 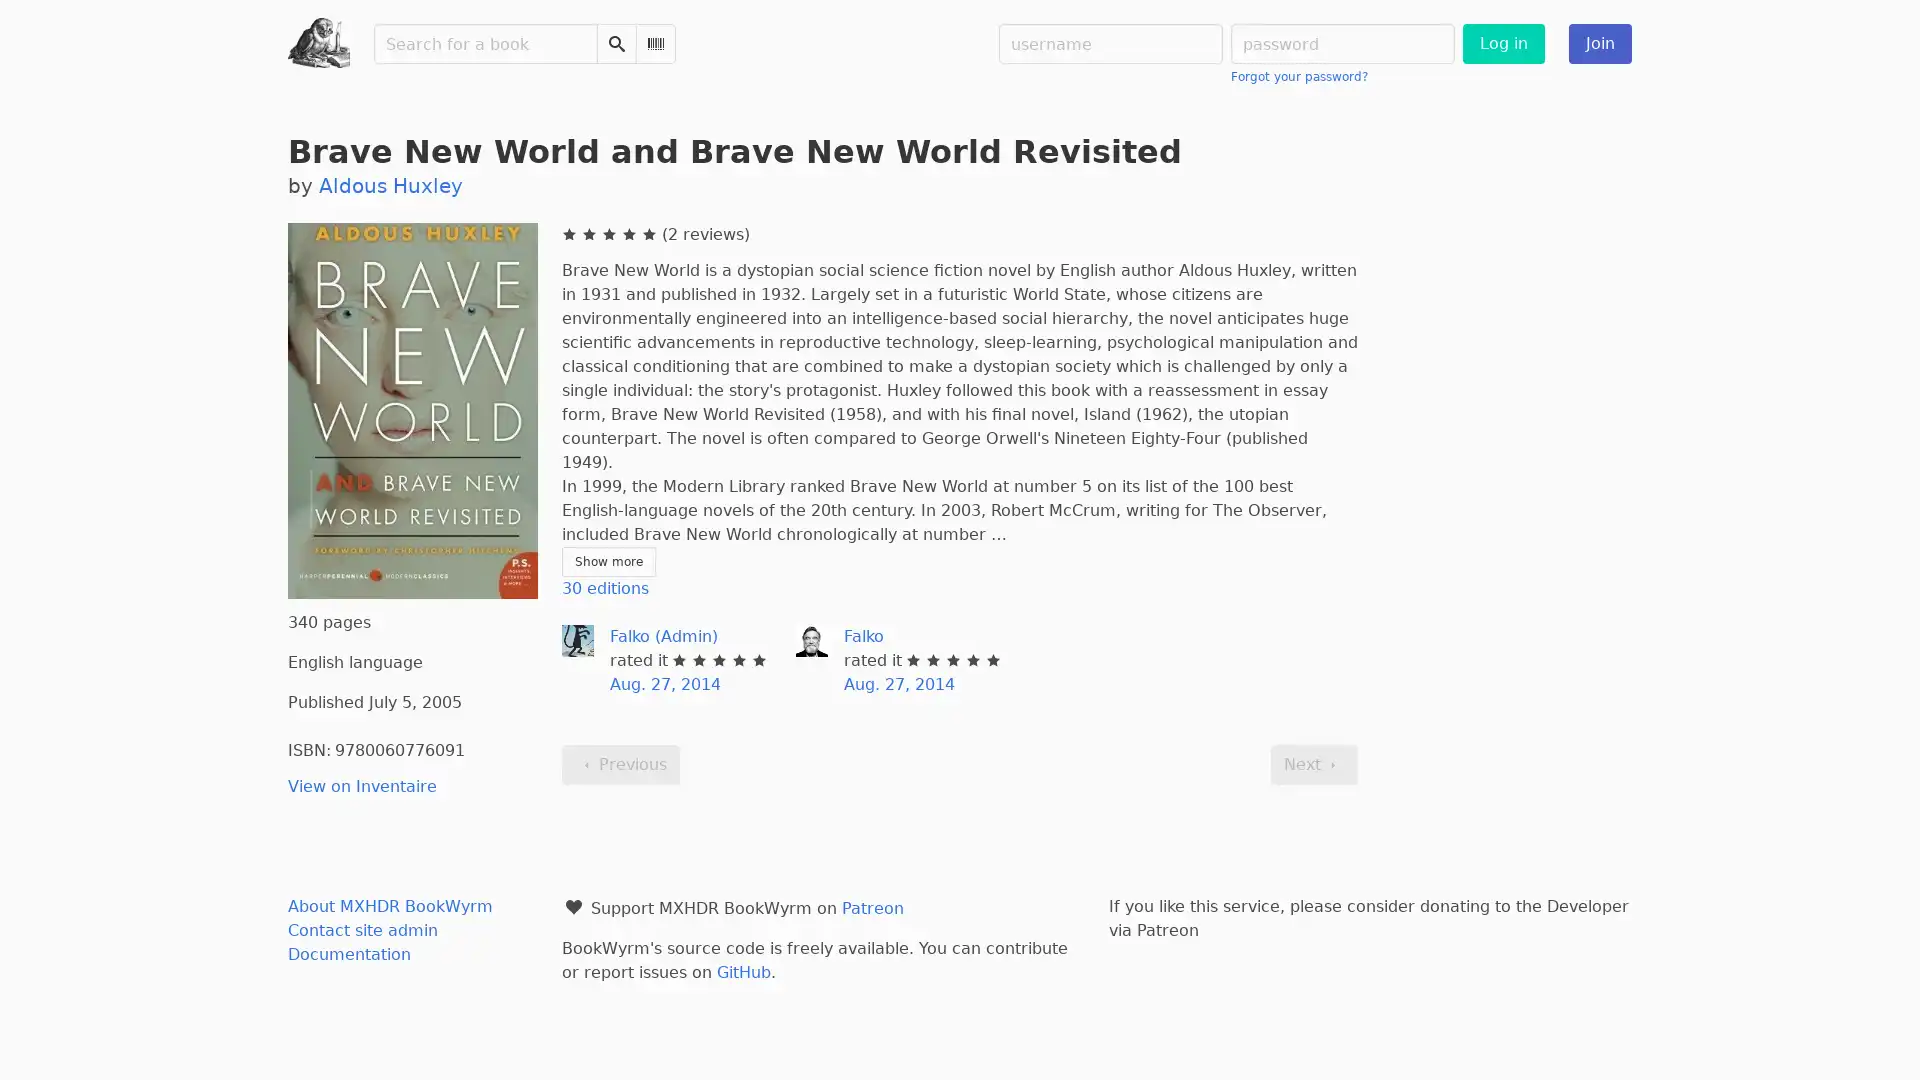 I want to click on Log in, so click(x=1503, y=43).